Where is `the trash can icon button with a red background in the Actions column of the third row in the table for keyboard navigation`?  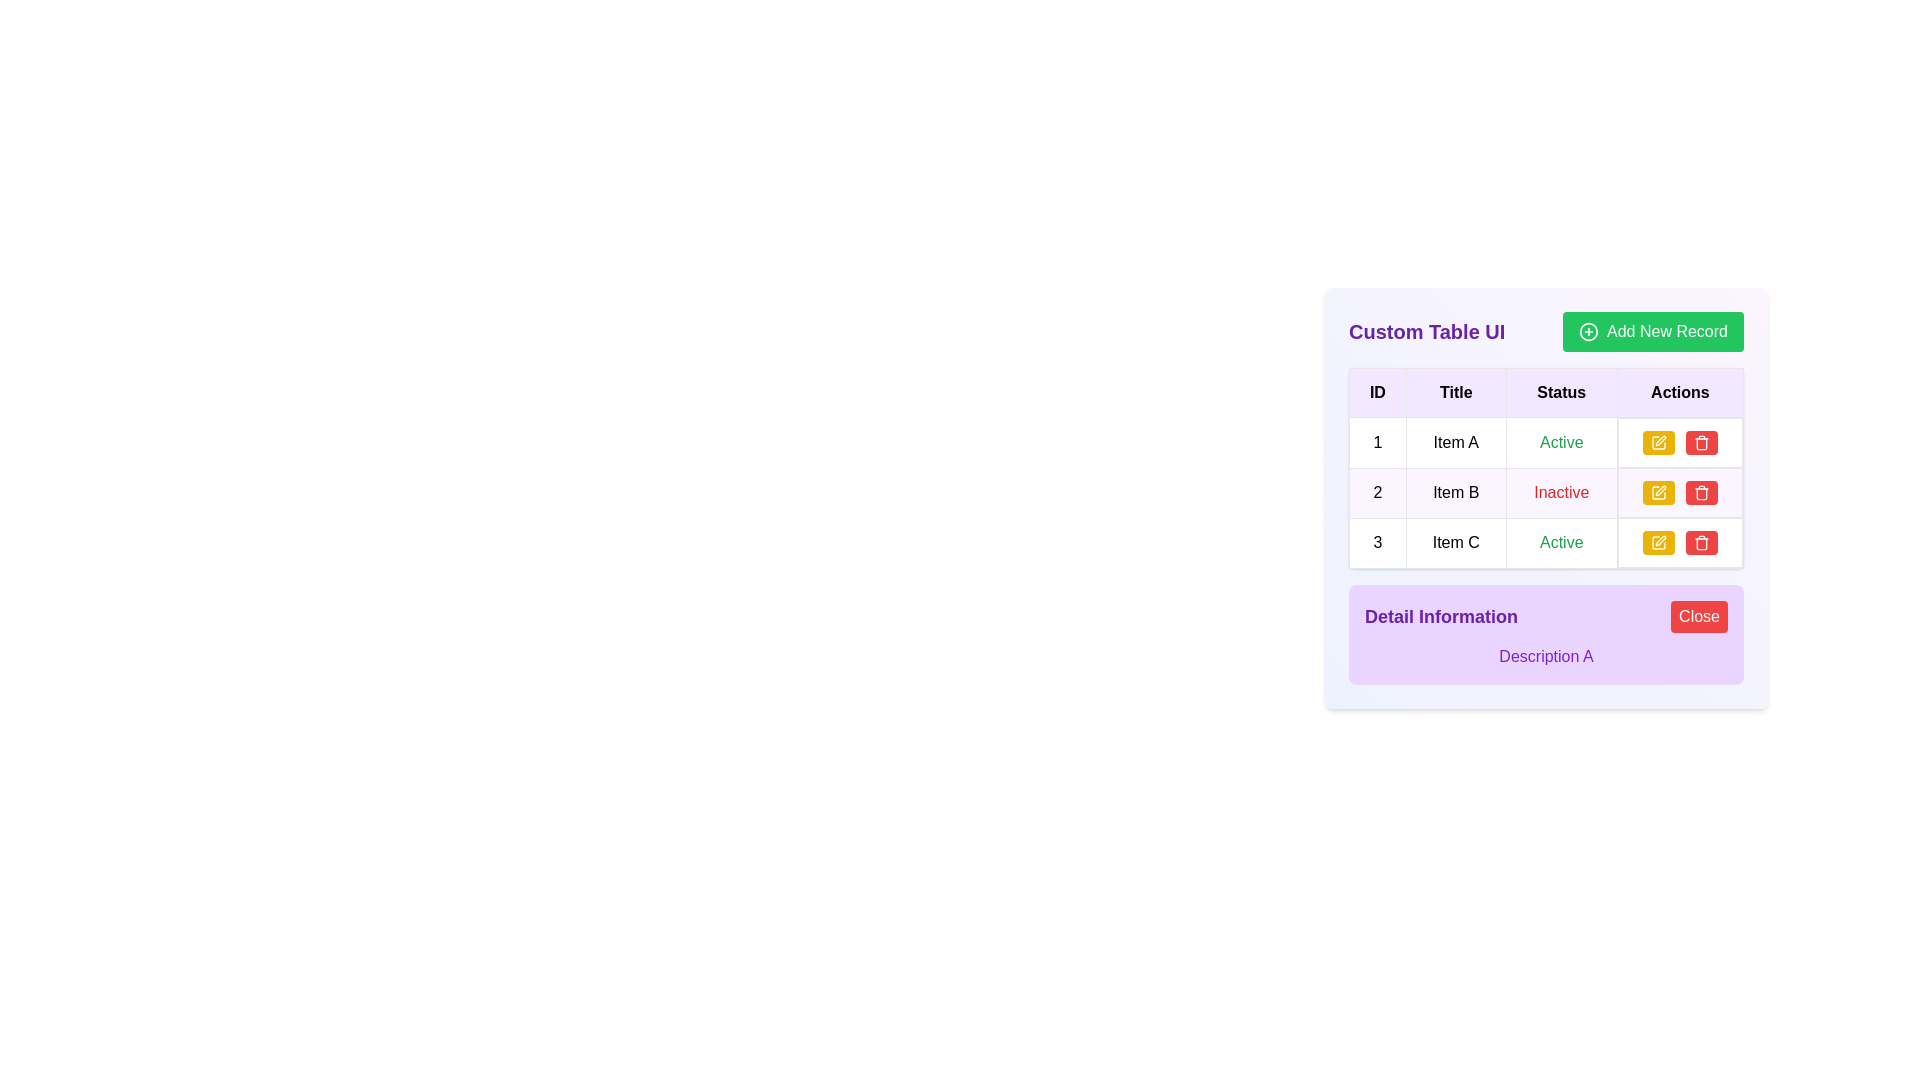 the trash can icon button with a red background in the Actions column of the third row in the table for keyboard navigation is located at coordinates (1701, 442).